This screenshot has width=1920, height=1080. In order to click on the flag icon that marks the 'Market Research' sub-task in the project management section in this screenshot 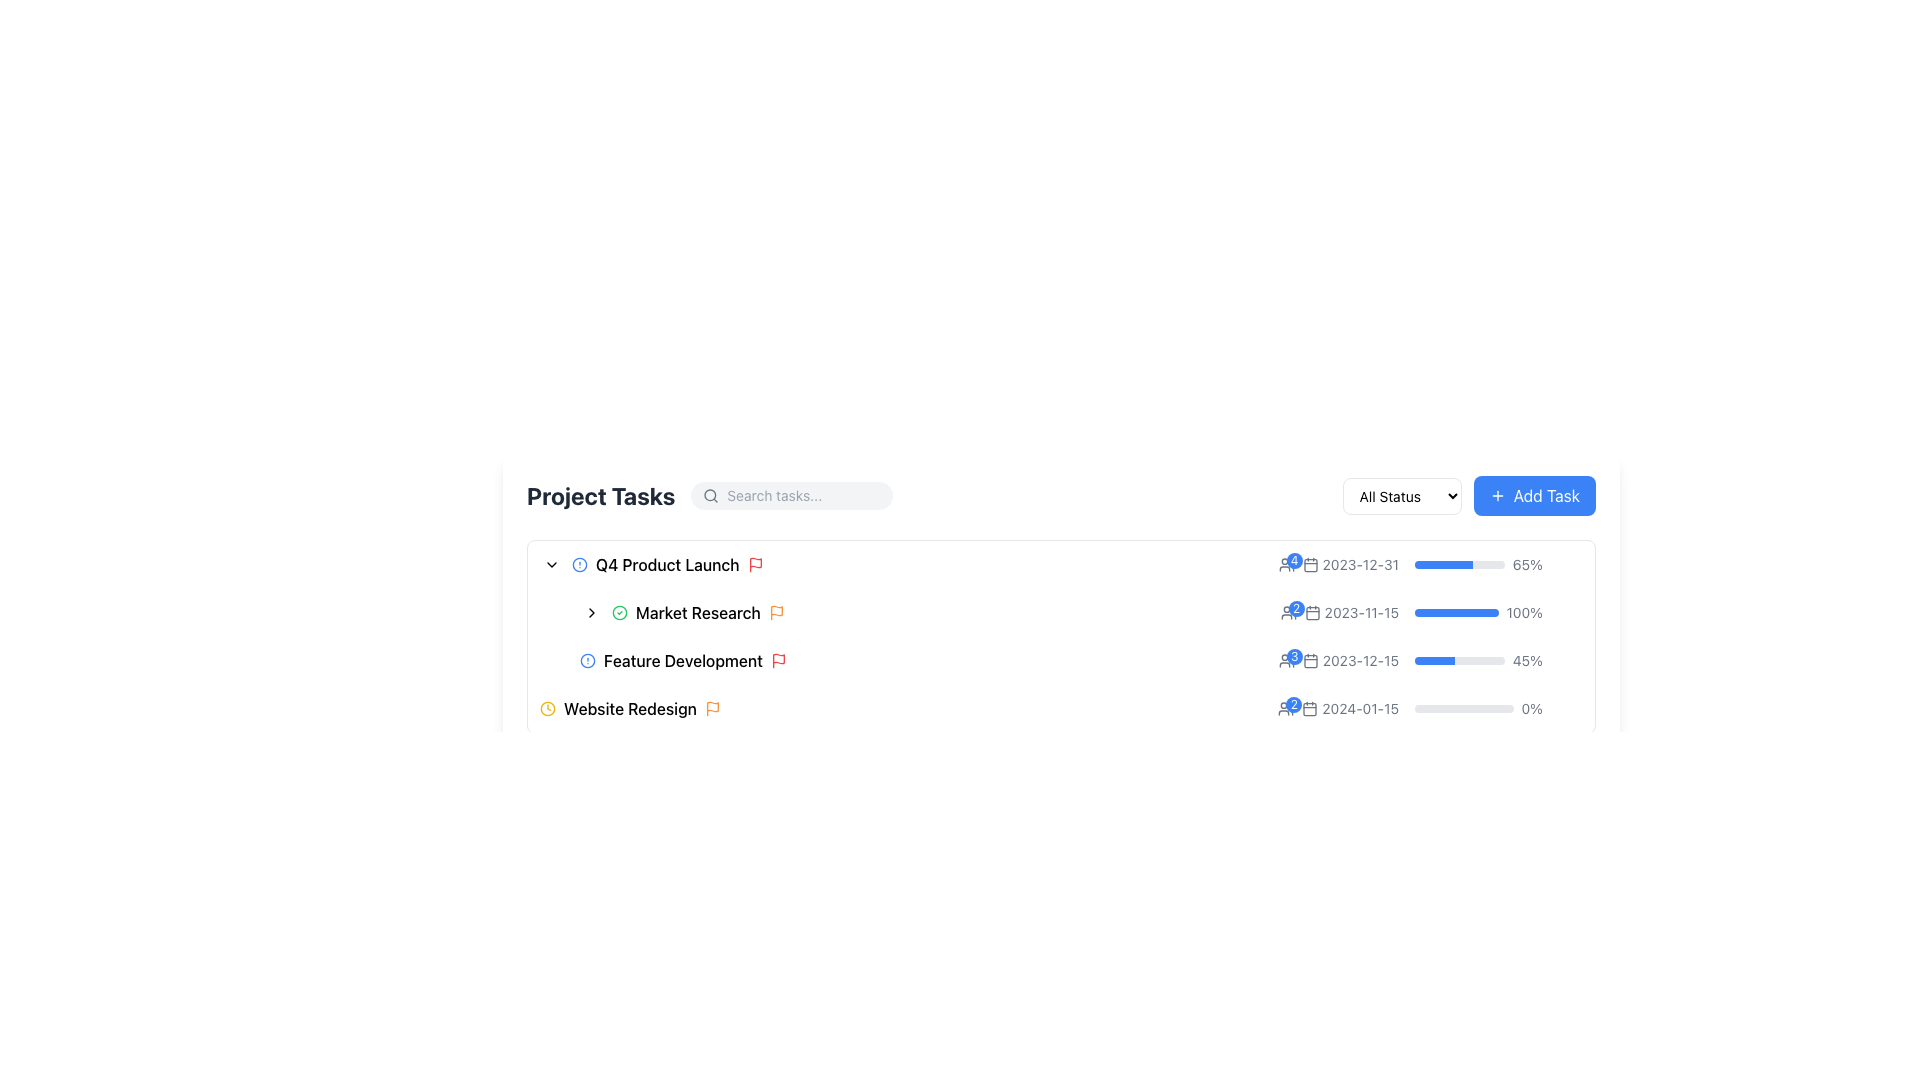, I will do `click(775, 609)`.